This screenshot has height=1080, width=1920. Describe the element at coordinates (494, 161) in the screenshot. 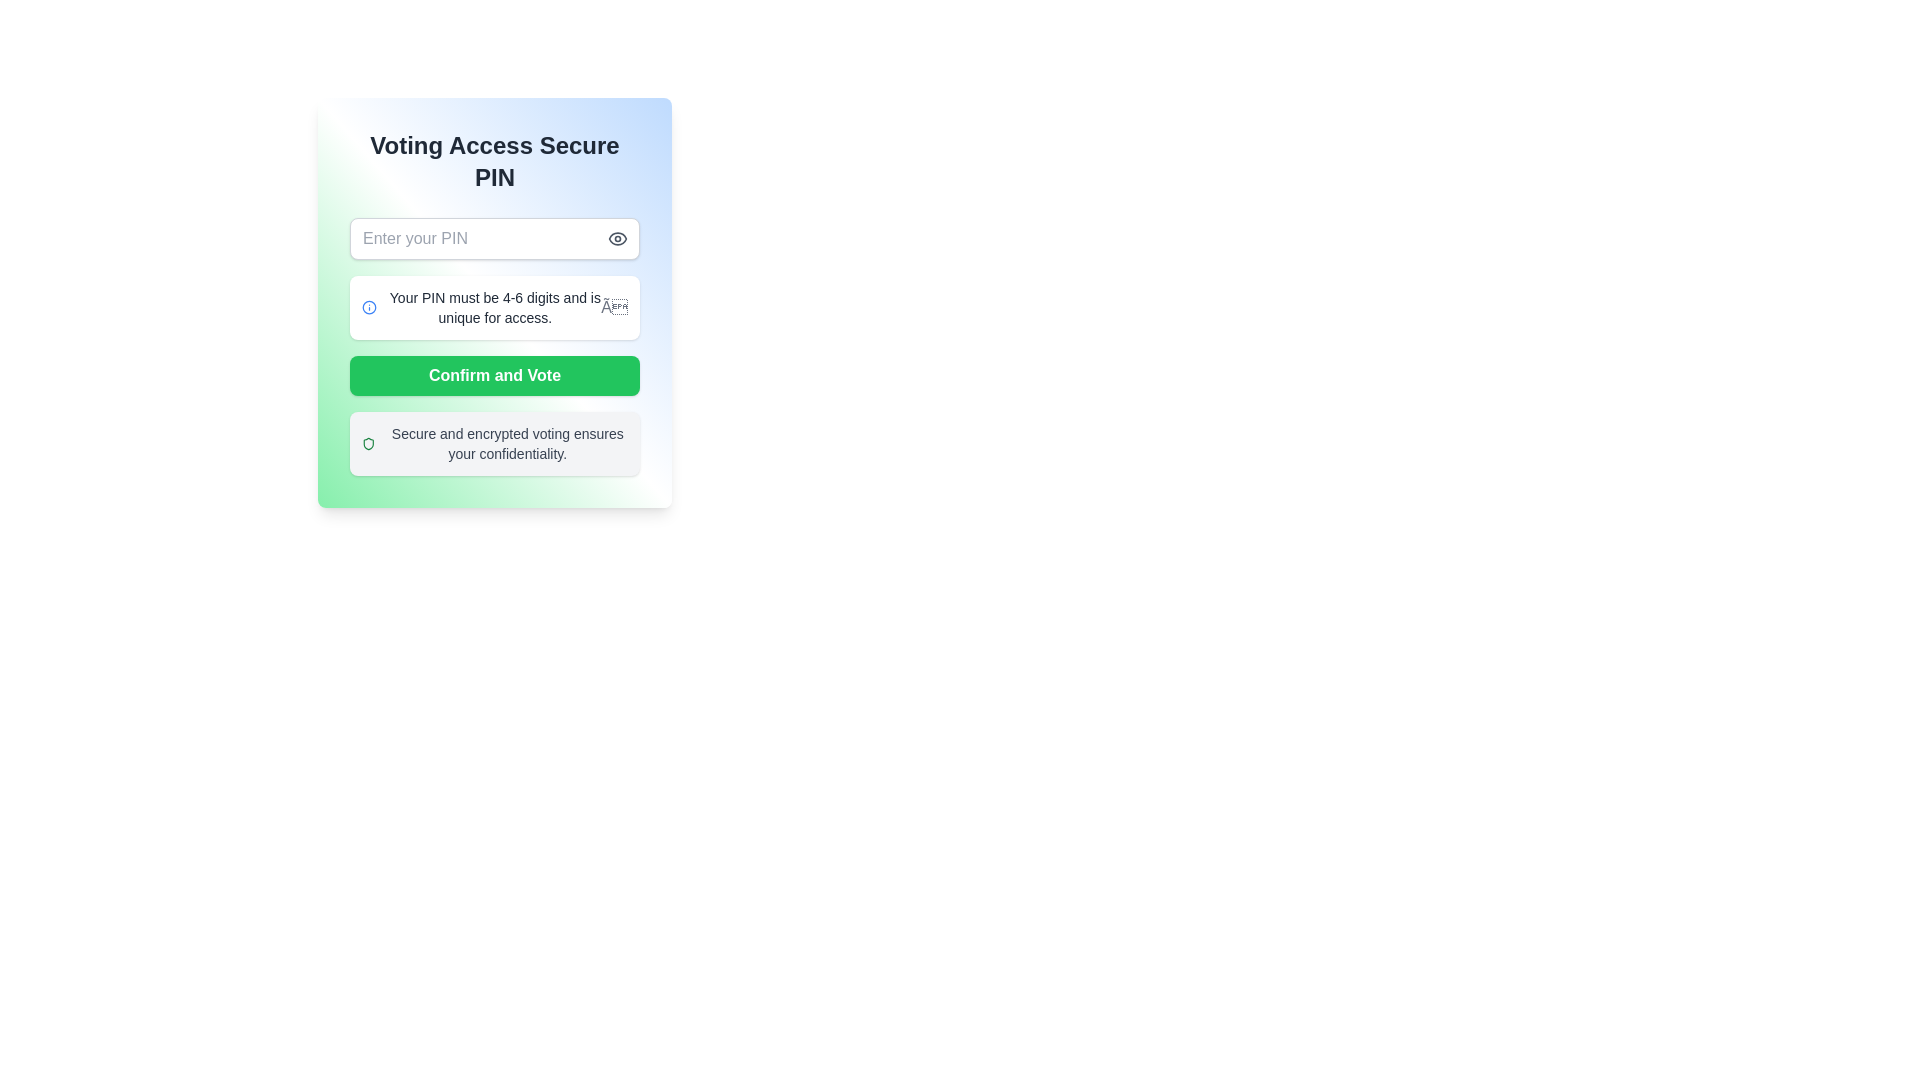

I see `heading element that displays 'Voting Access Secure PIN', which is a bold and large text centered in a light gradient background` at that location.